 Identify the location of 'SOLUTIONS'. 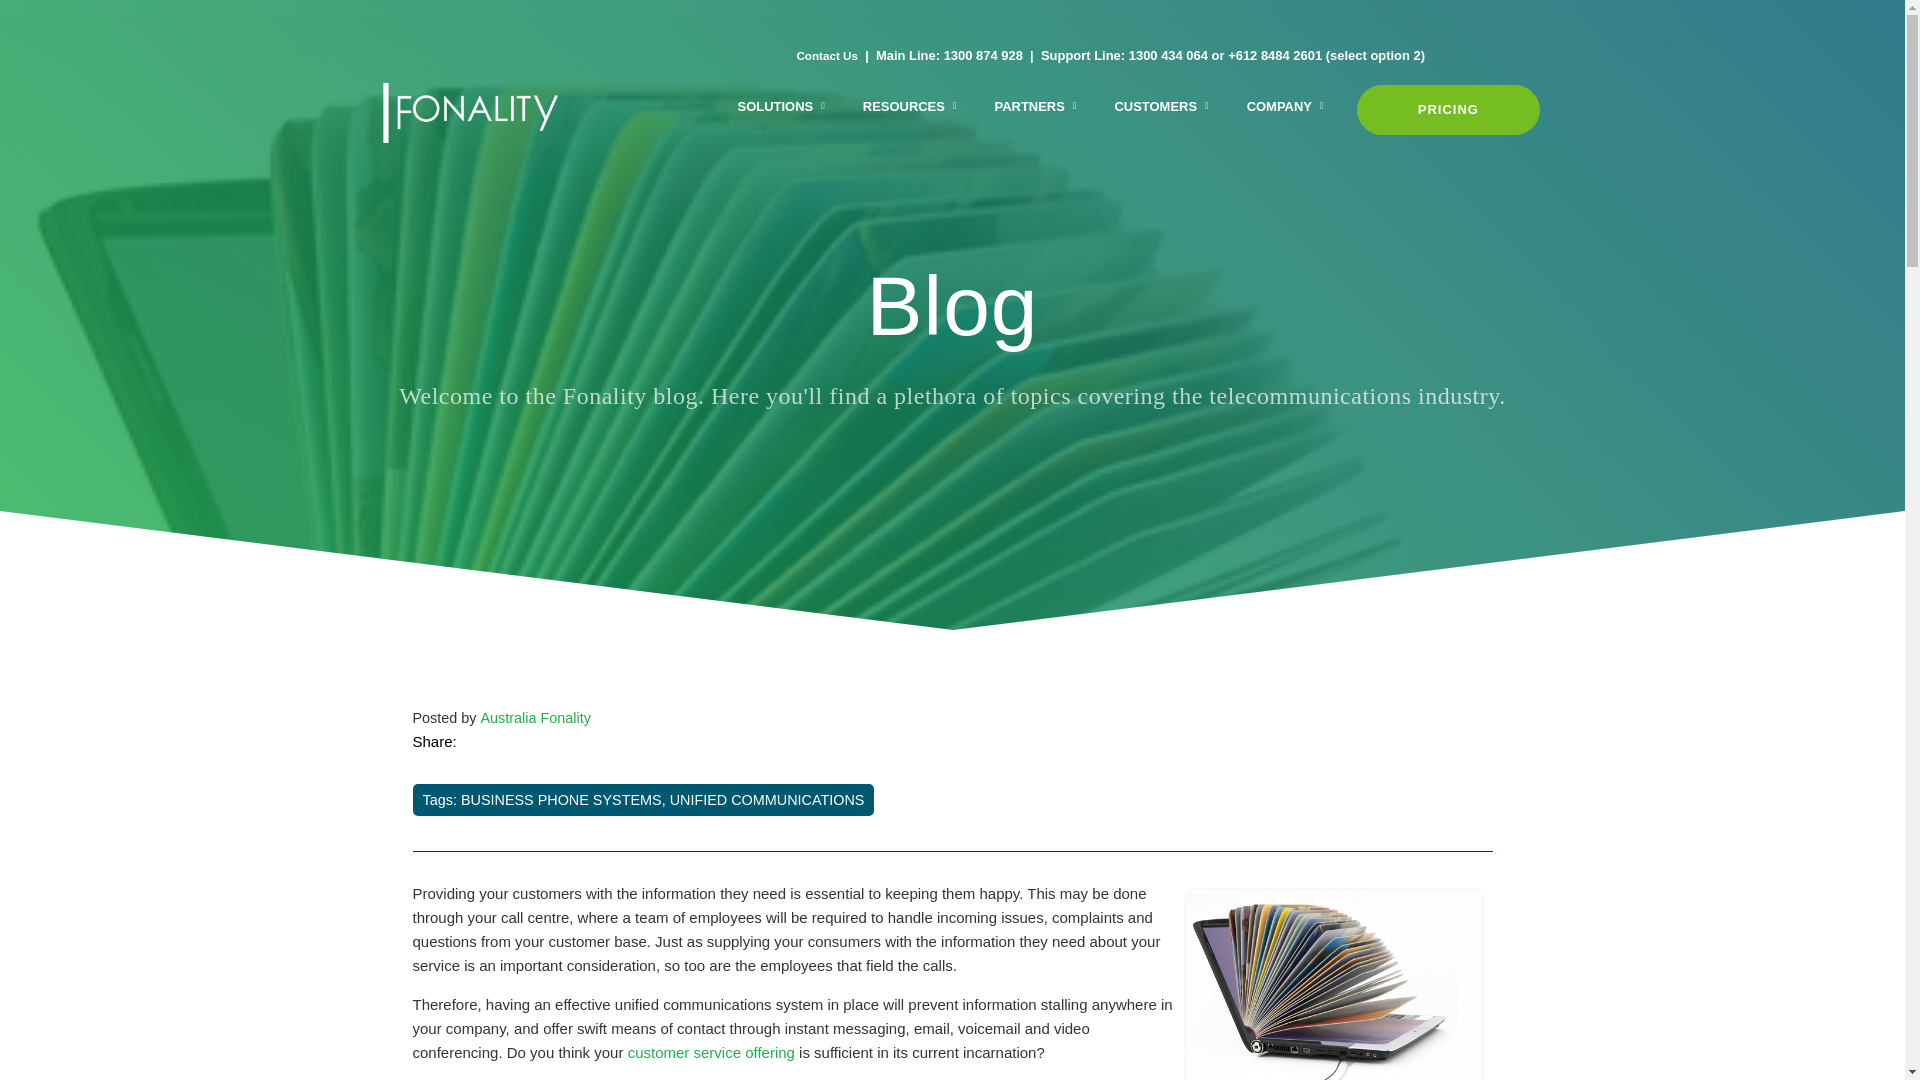
(780, 108).